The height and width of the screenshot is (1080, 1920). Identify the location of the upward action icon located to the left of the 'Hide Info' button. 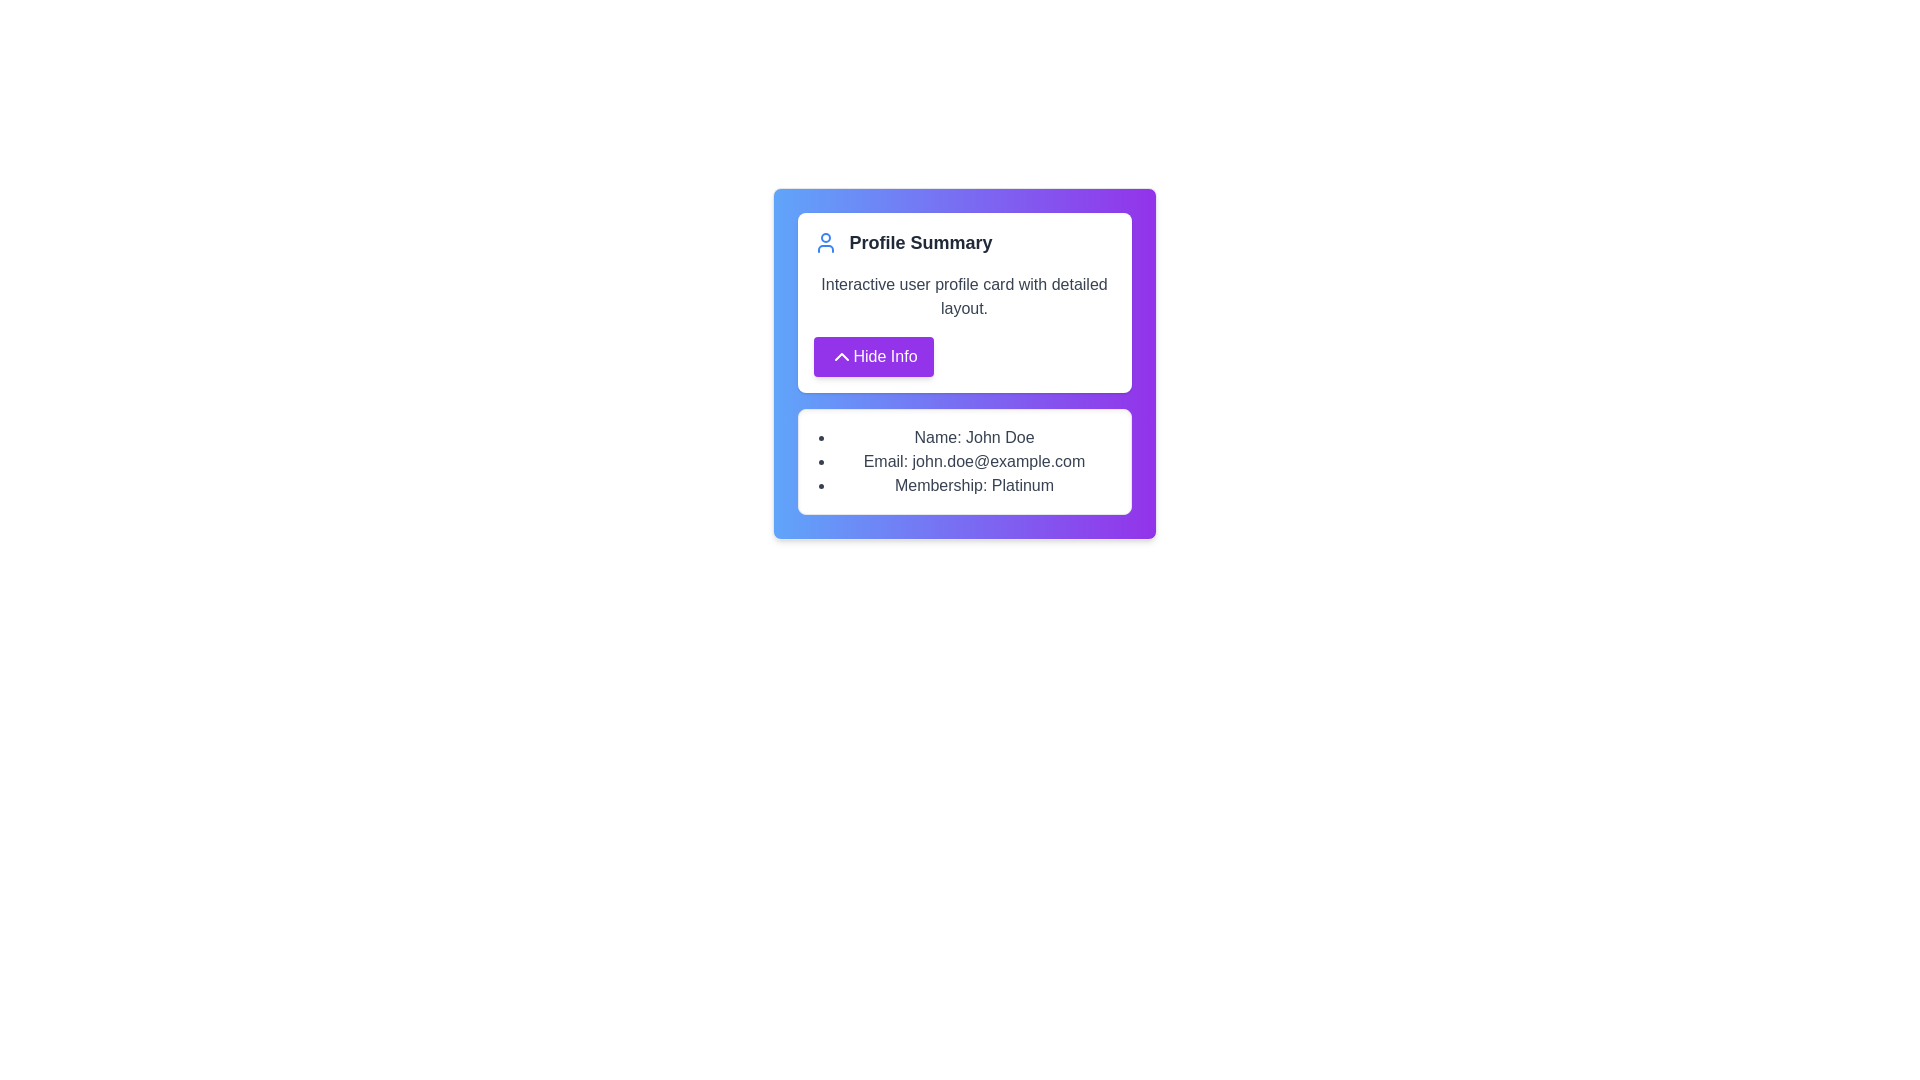
(841, 356).